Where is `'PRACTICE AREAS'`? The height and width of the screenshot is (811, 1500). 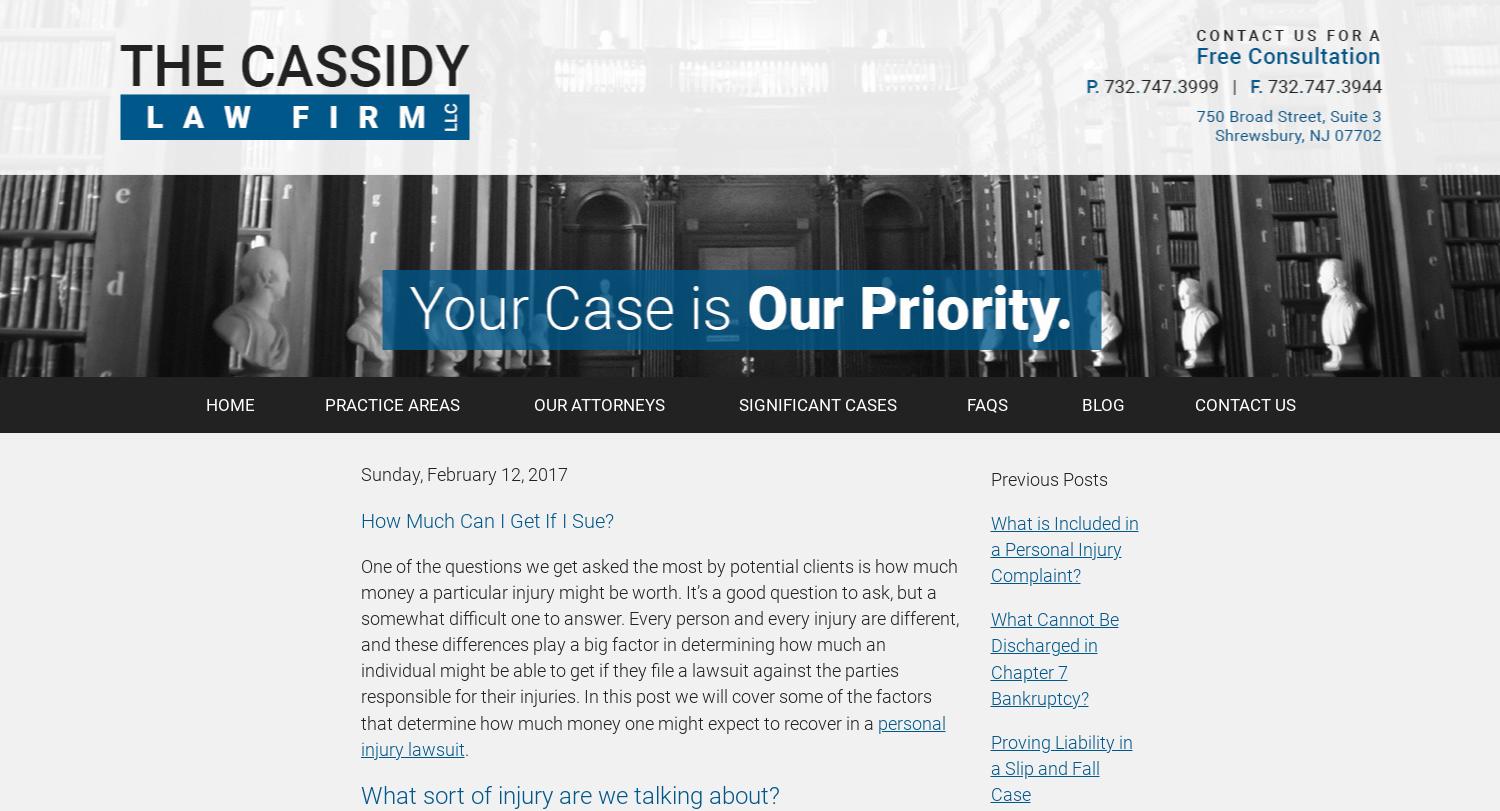
'PRACTICE AREAS' is located at coordinates (393, 405).